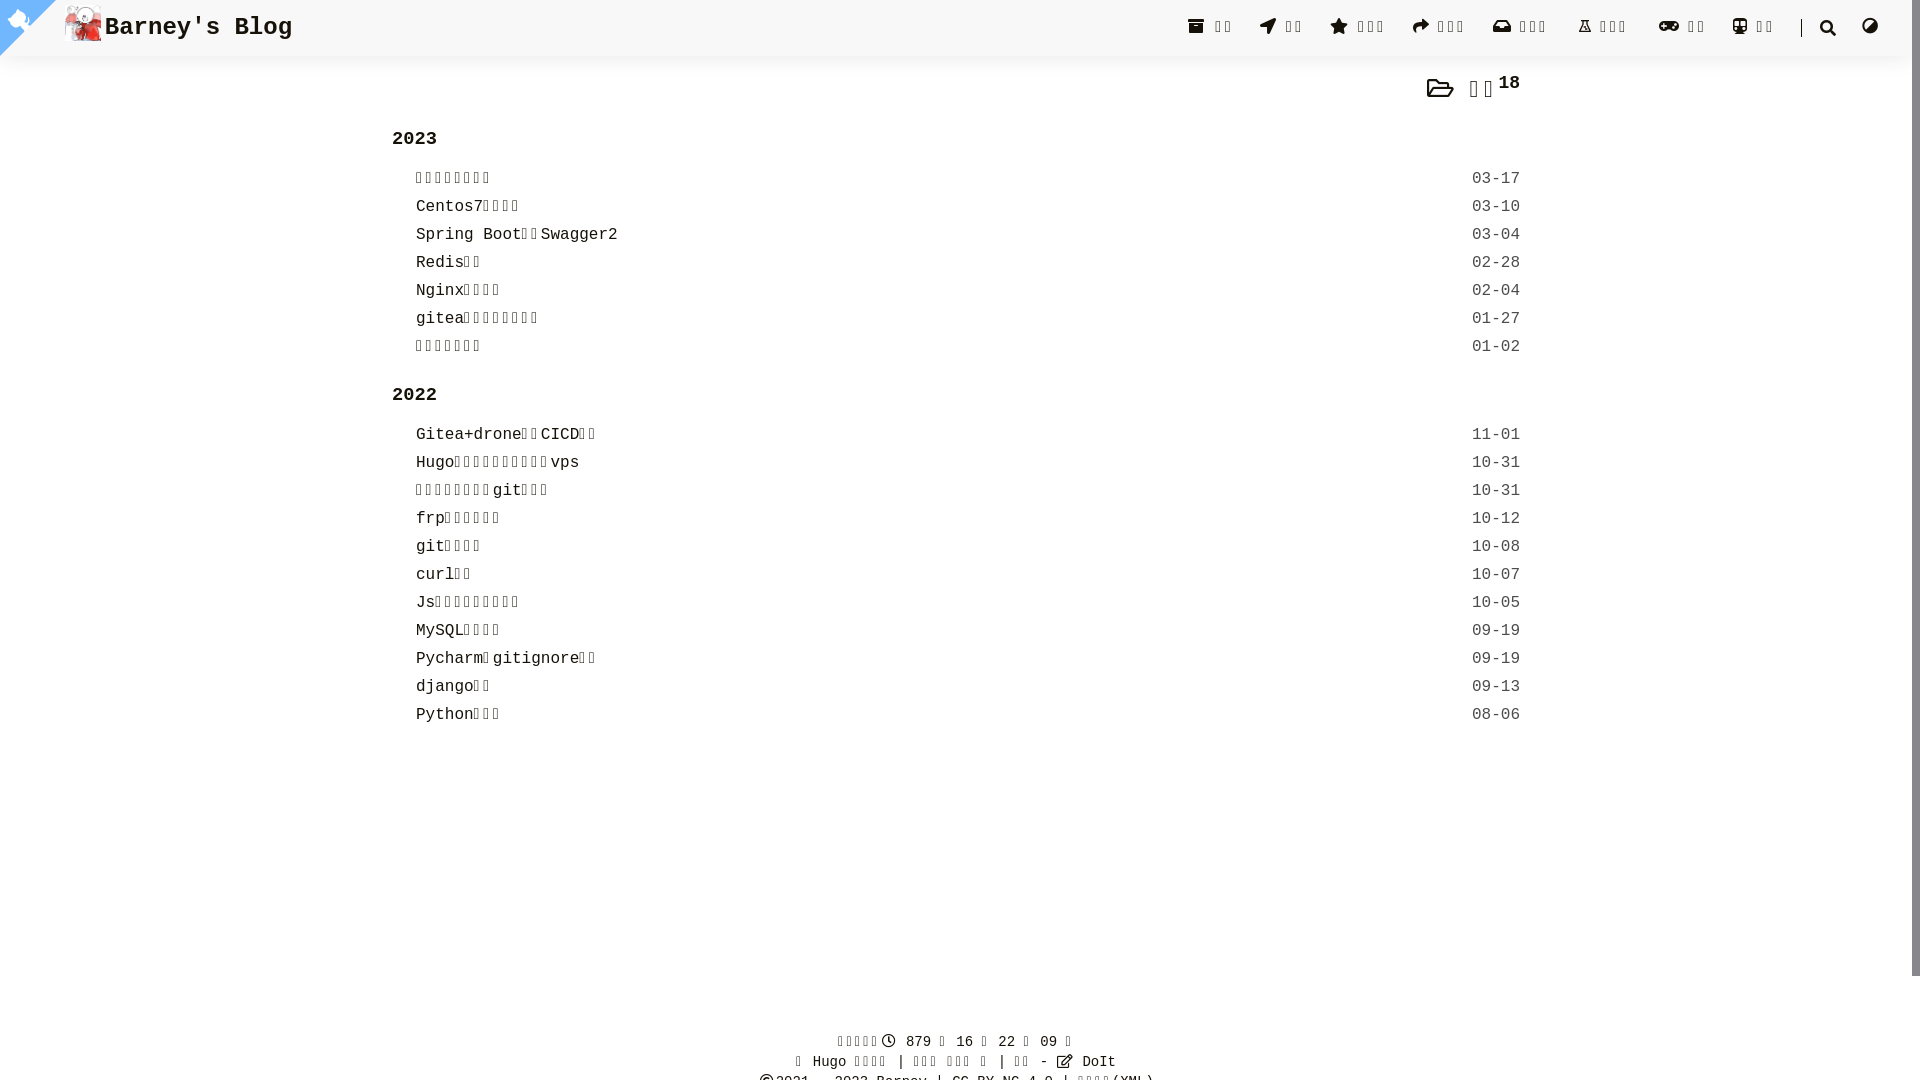 This screenshot has width=1920, height=1080. I want to click on 'DoIt', so click(1084, 1060).